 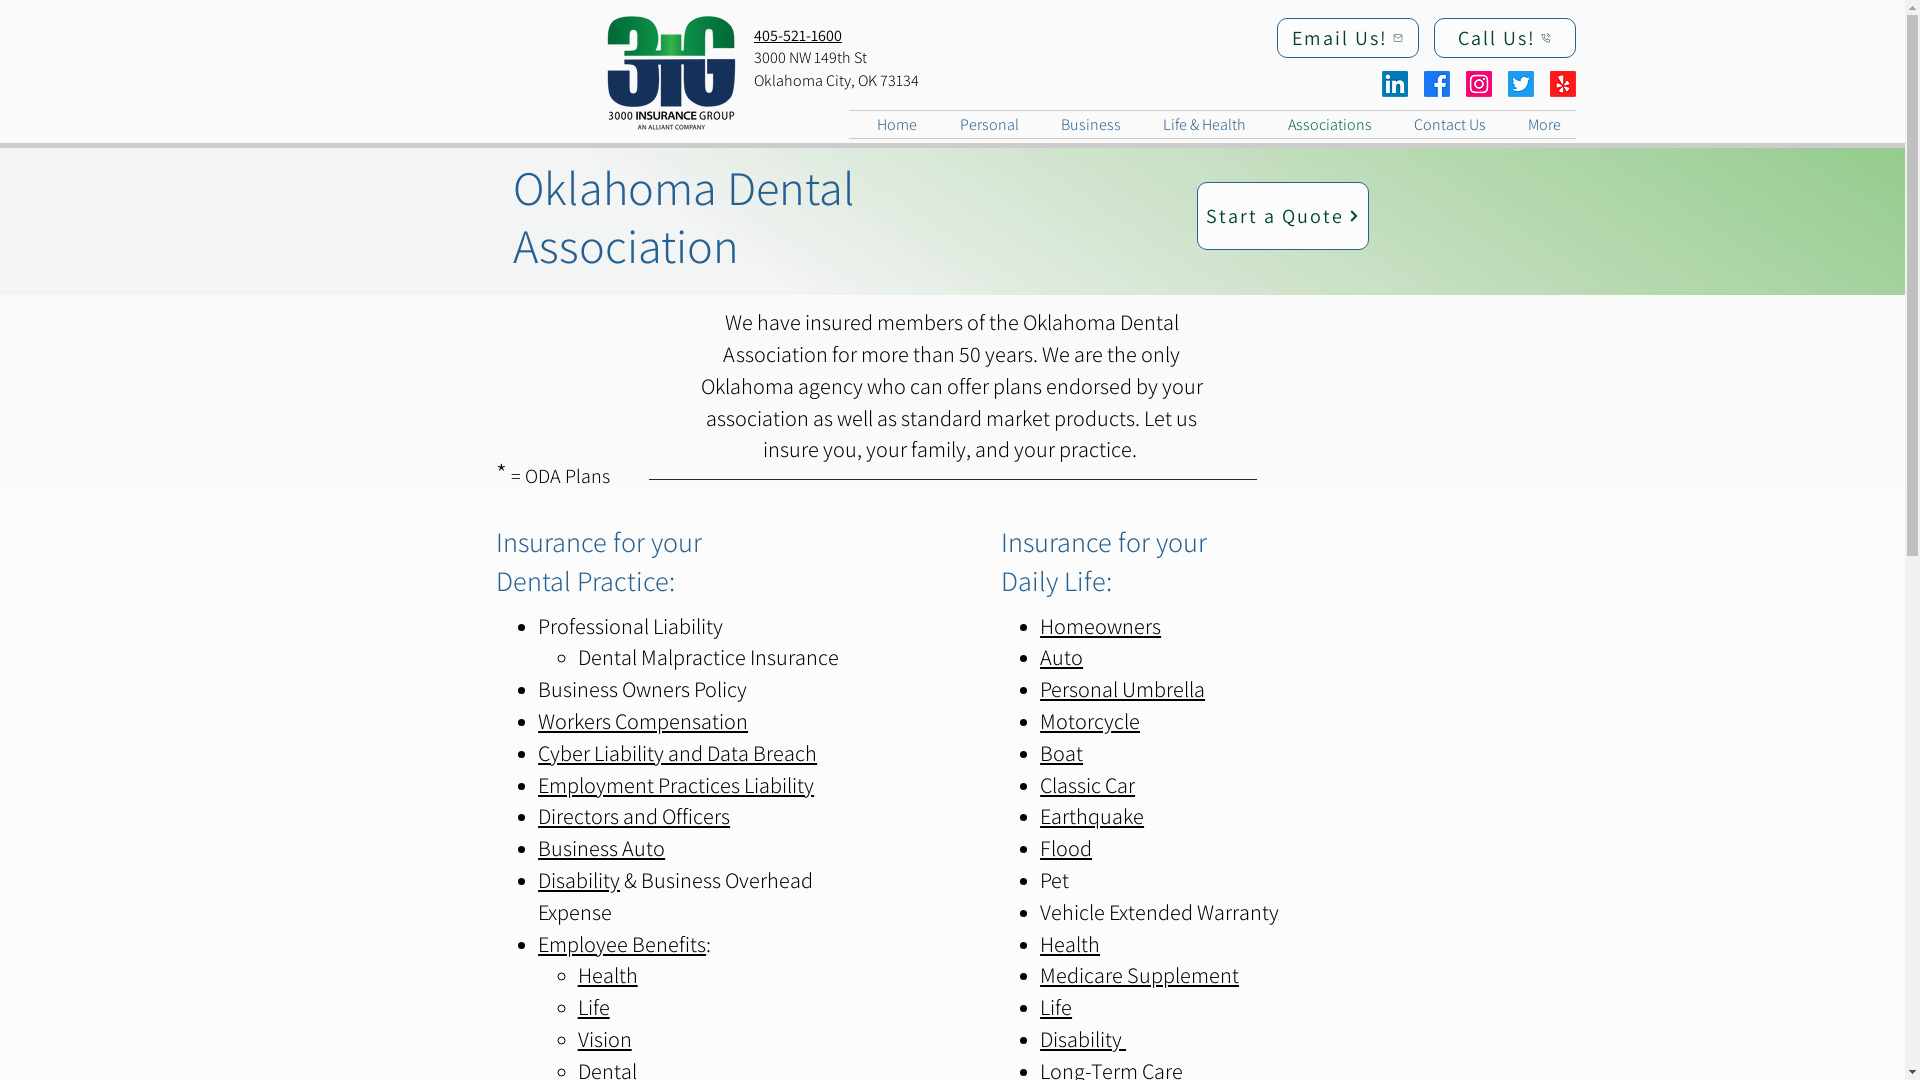 What do you see at coordinates (1040, 784) in the screenshot?
I see `'Classic Car'` at bounding box center [1040, 784].